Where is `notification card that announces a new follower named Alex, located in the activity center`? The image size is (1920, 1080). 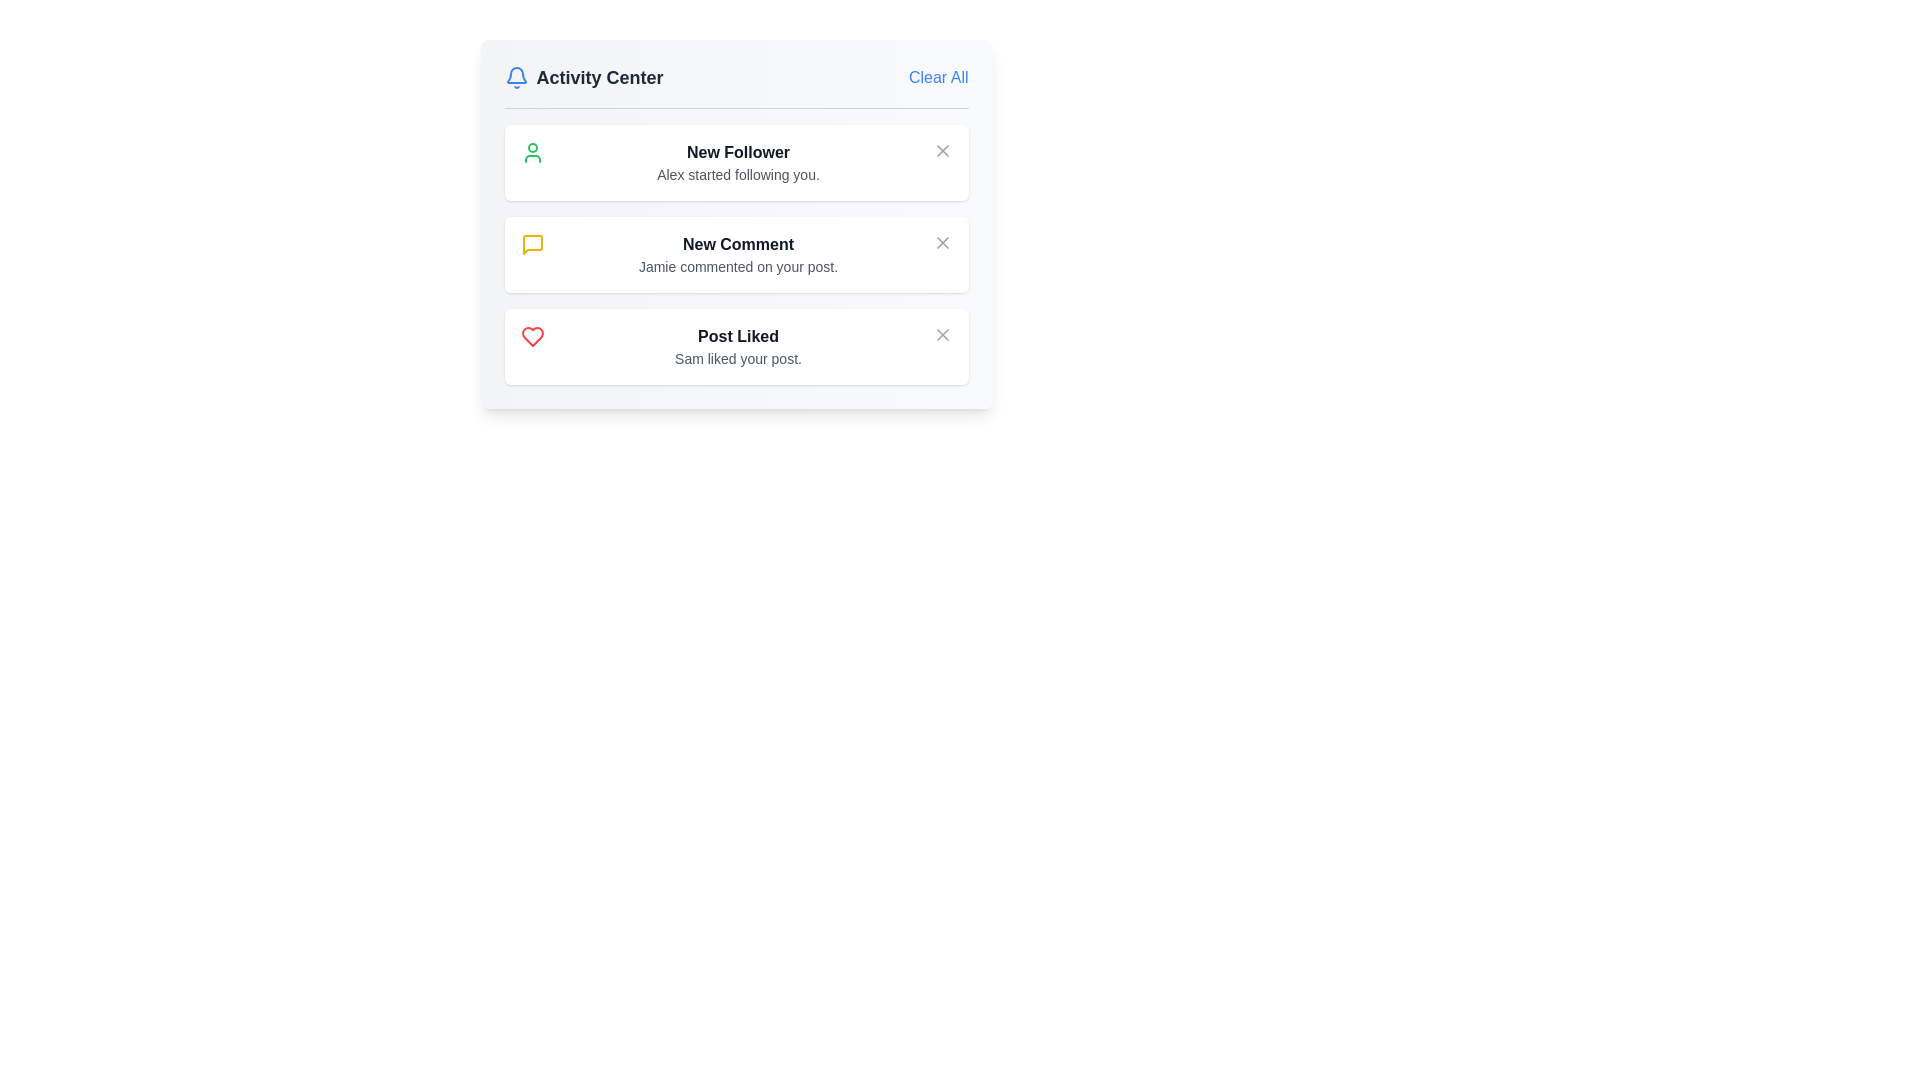 notification card that announces a new follower named Alex, located in the activity center is located at coordinates (735, 161).